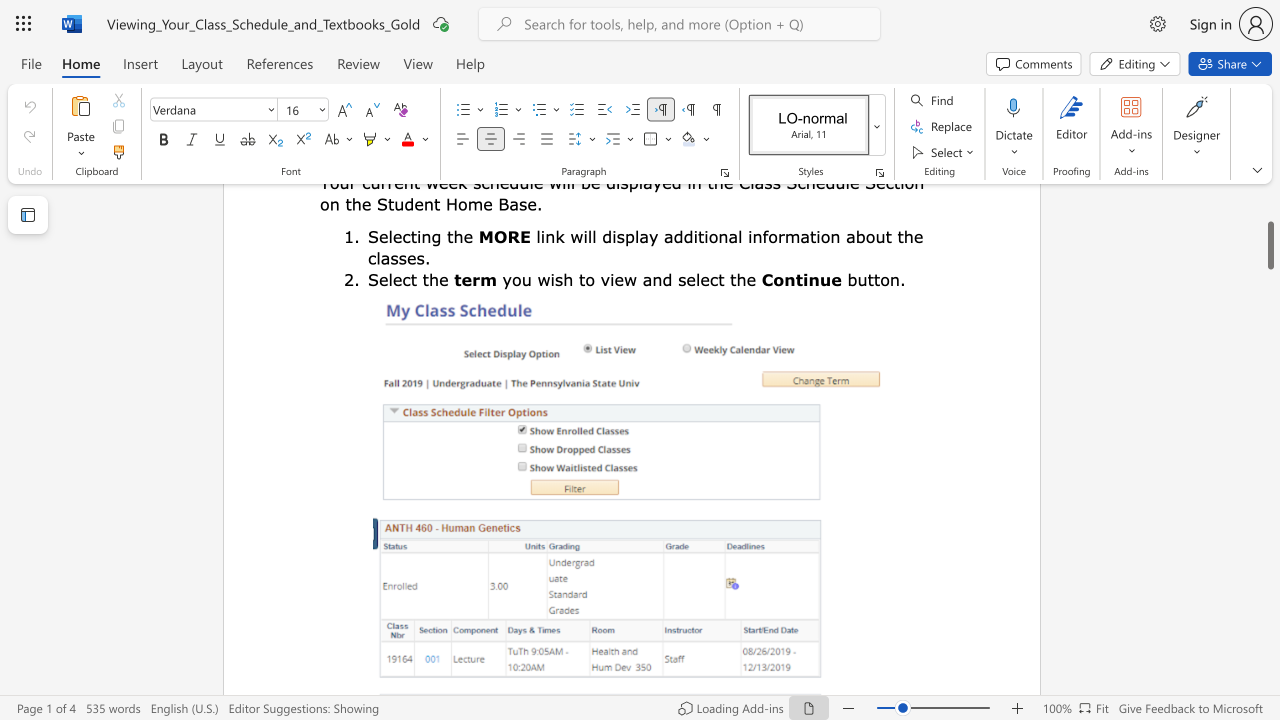 The width and height of the screenshot is (1280, 720). What do you see at coordinates (1269, 244) in the screenshot?
I see `the scrollbar and move up 230 pixels` at bounding box center [1269, 244].